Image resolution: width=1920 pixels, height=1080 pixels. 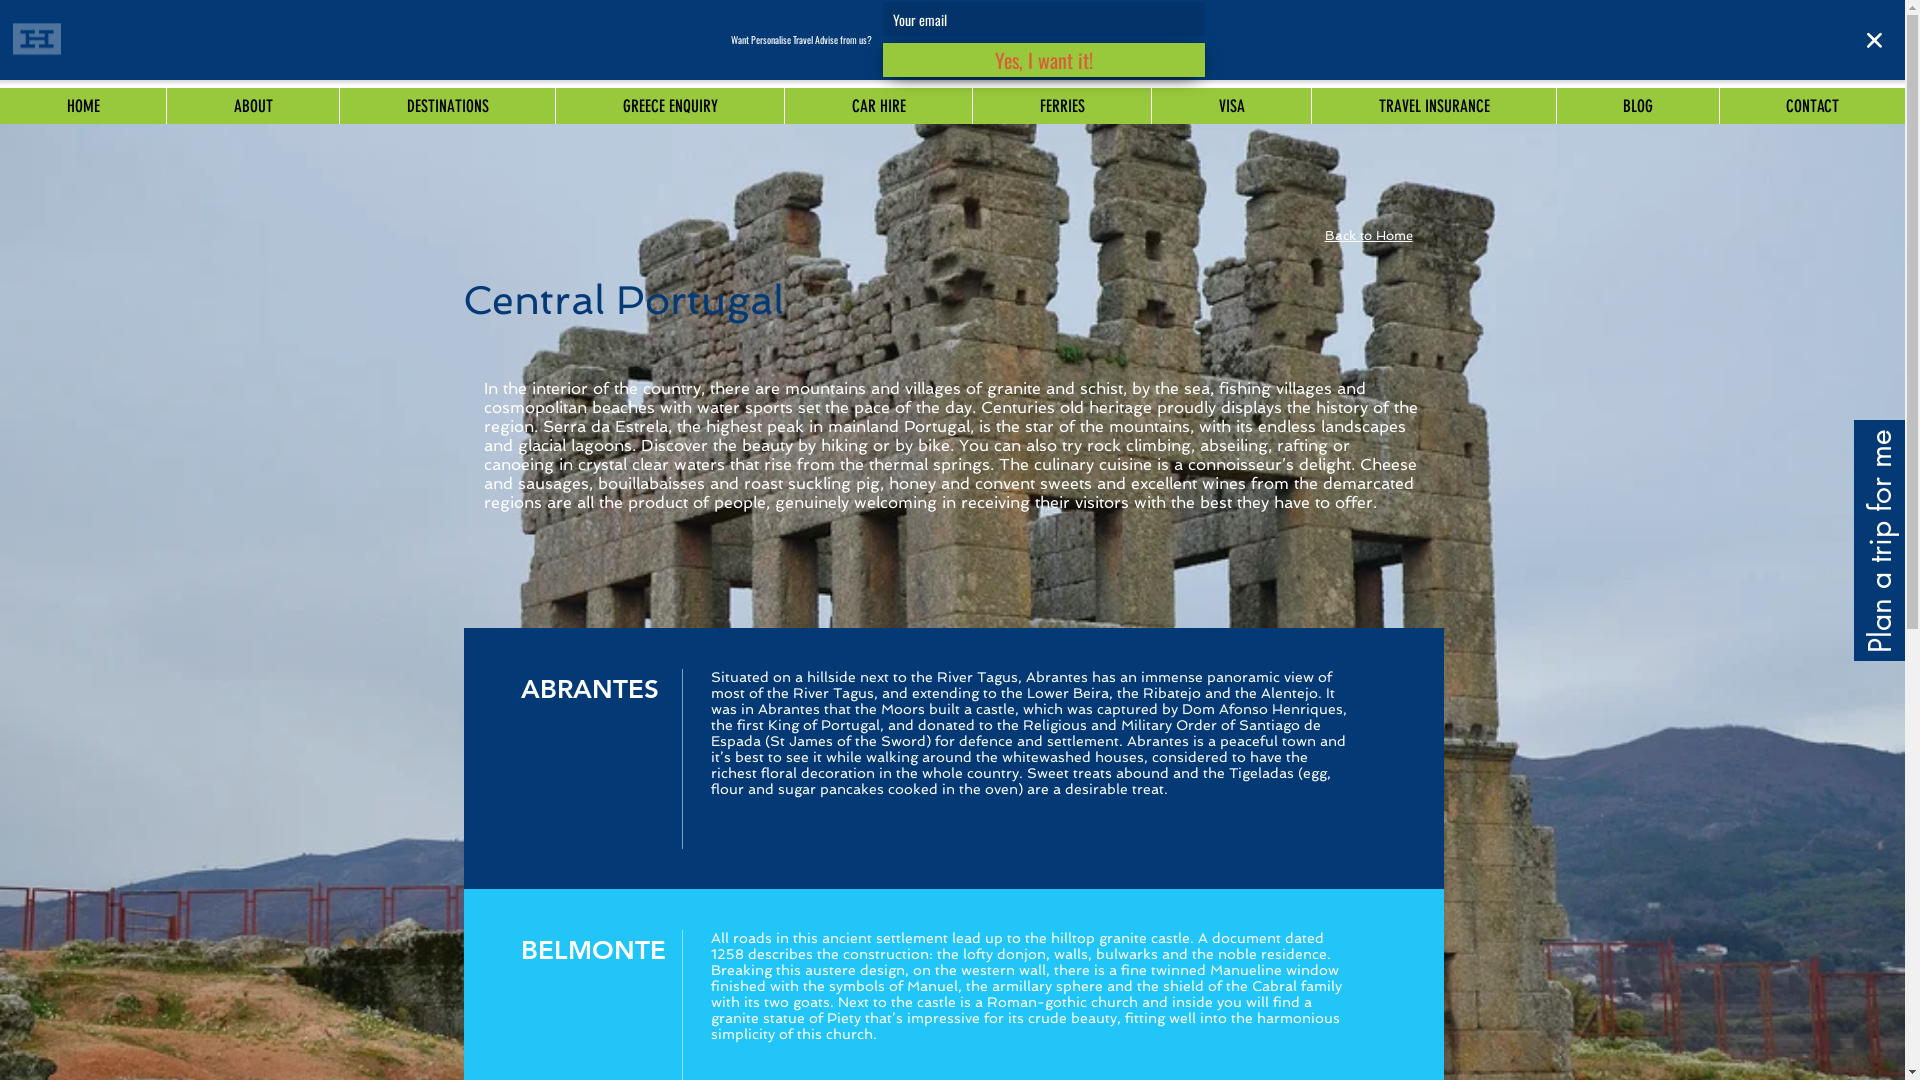 What do you see at coordinates (81, 105) in the screenshot?
I see `'HOME'` at bounding box center [81, 105].